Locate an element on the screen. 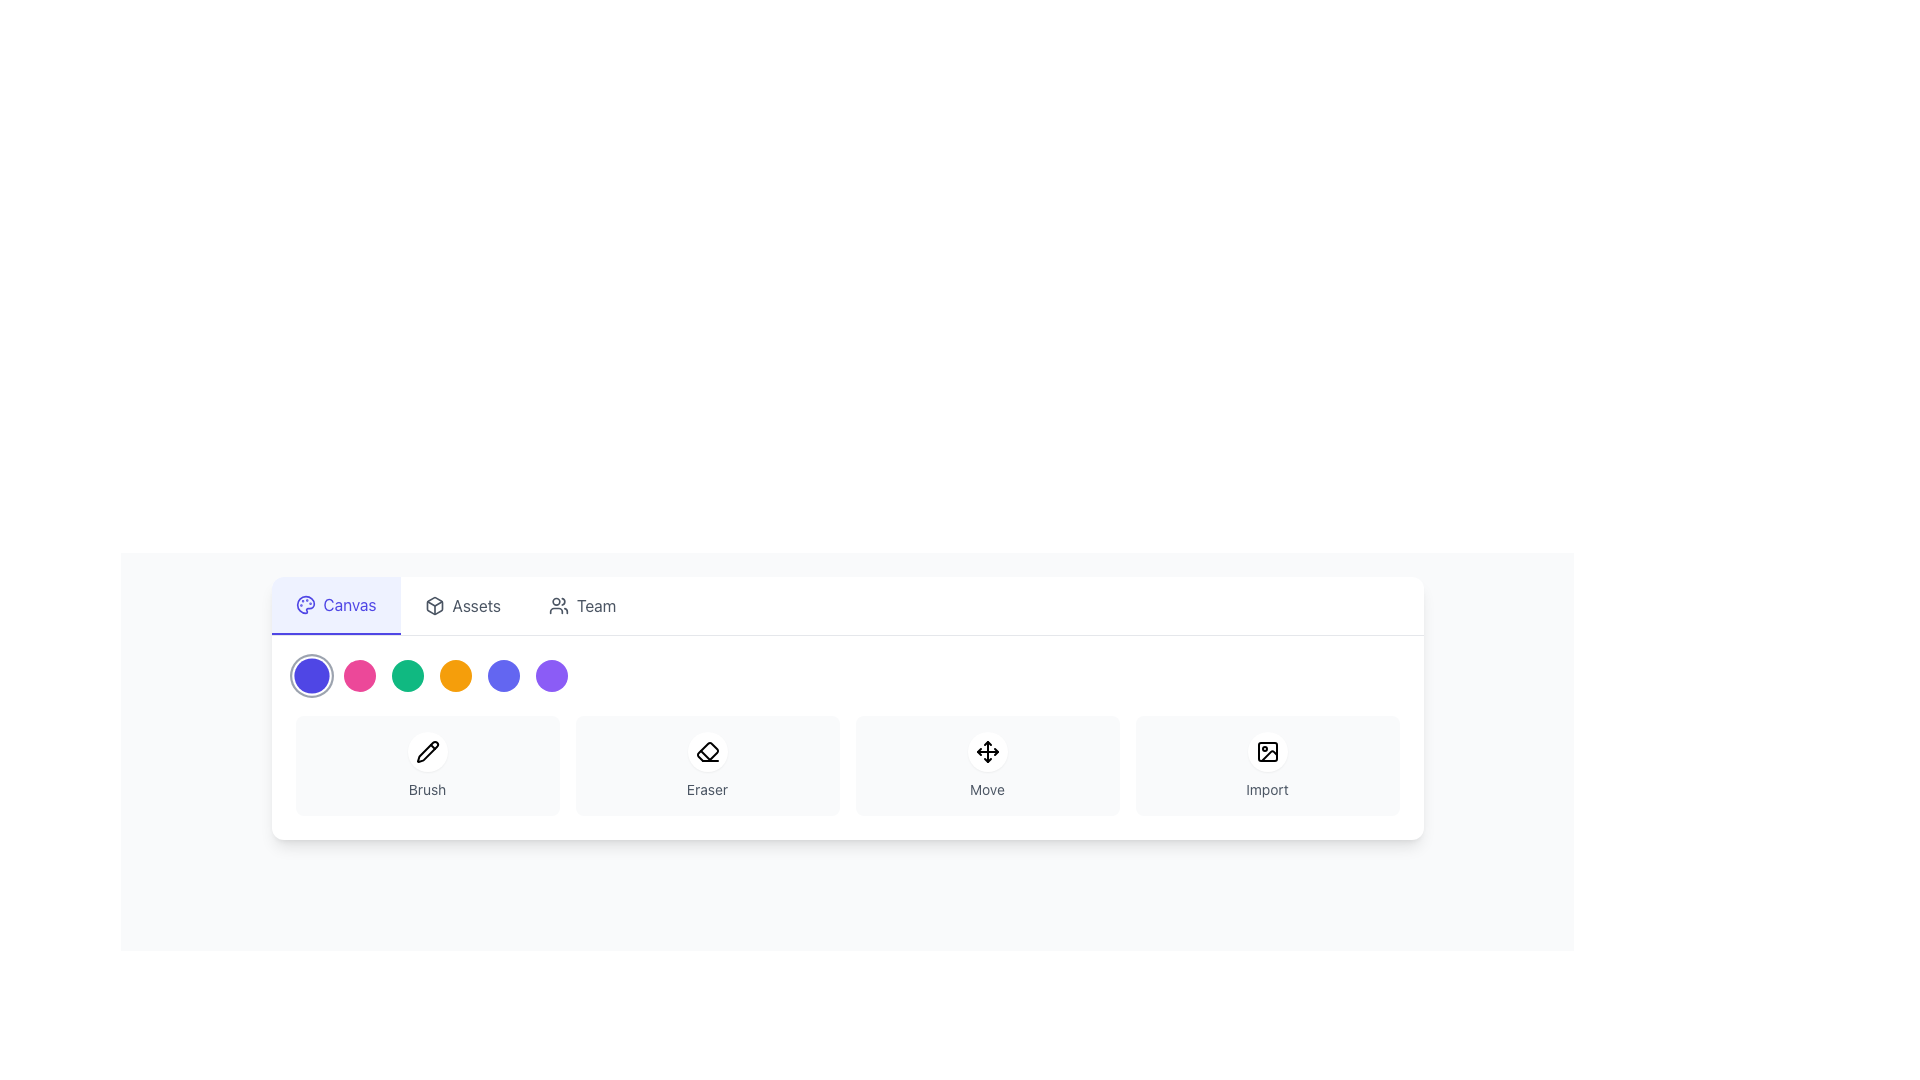 Image resolution: width=1920 pixels, height=1080 pixels. the 'Eraser' button, which is a rectangular button with rounded corners, a light gray background, a white circular icon with a black eraser graphic, and the label 'Eraser' in small gray text is located at coordinates (707, 765).